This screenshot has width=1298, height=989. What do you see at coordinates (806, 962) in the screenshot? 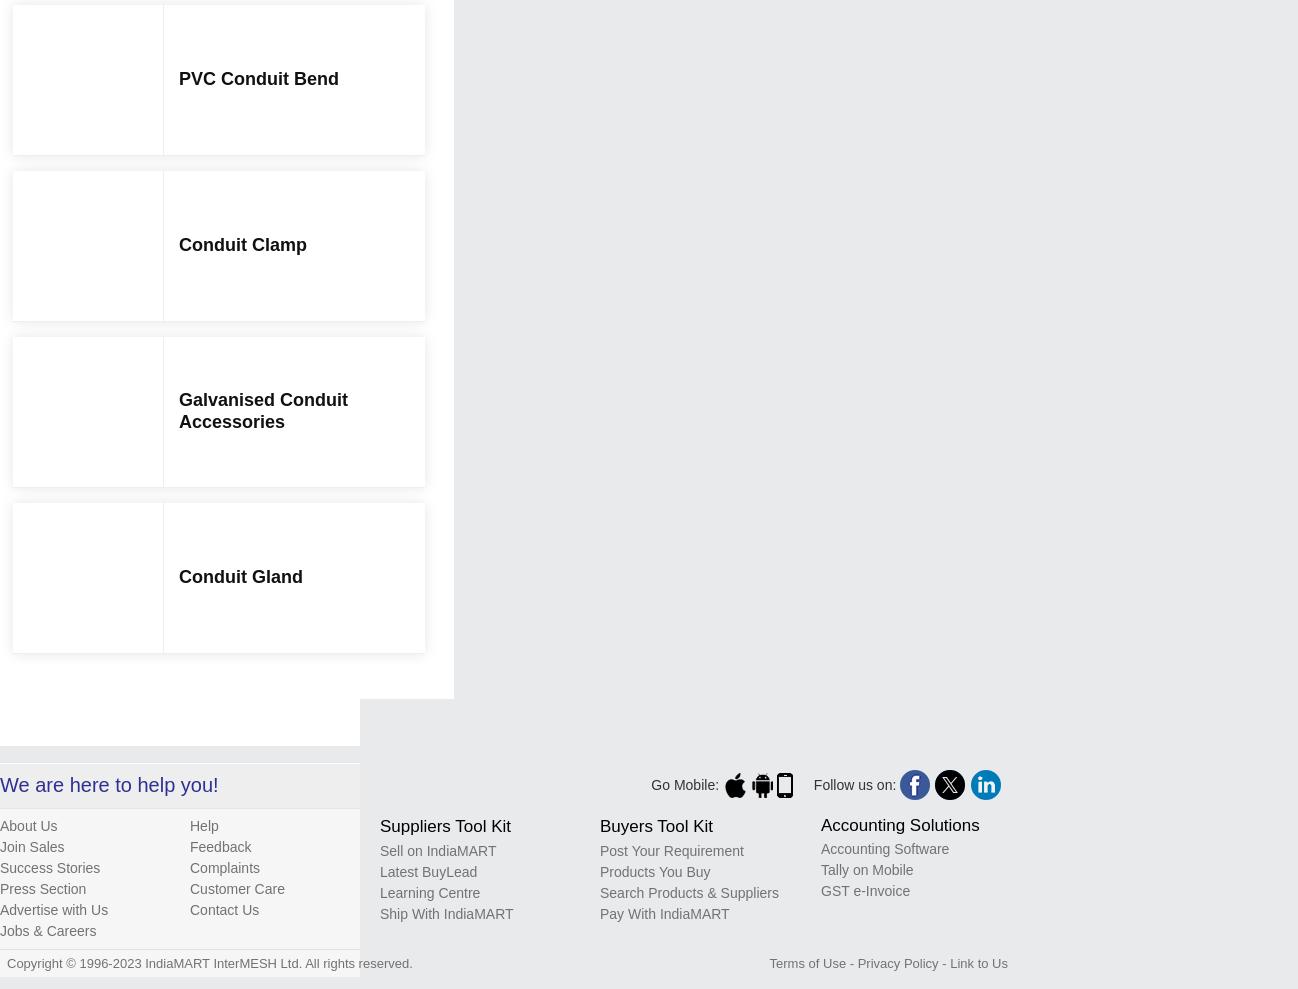
I see `'Terms of Use'` at bounding box center [806, 962].